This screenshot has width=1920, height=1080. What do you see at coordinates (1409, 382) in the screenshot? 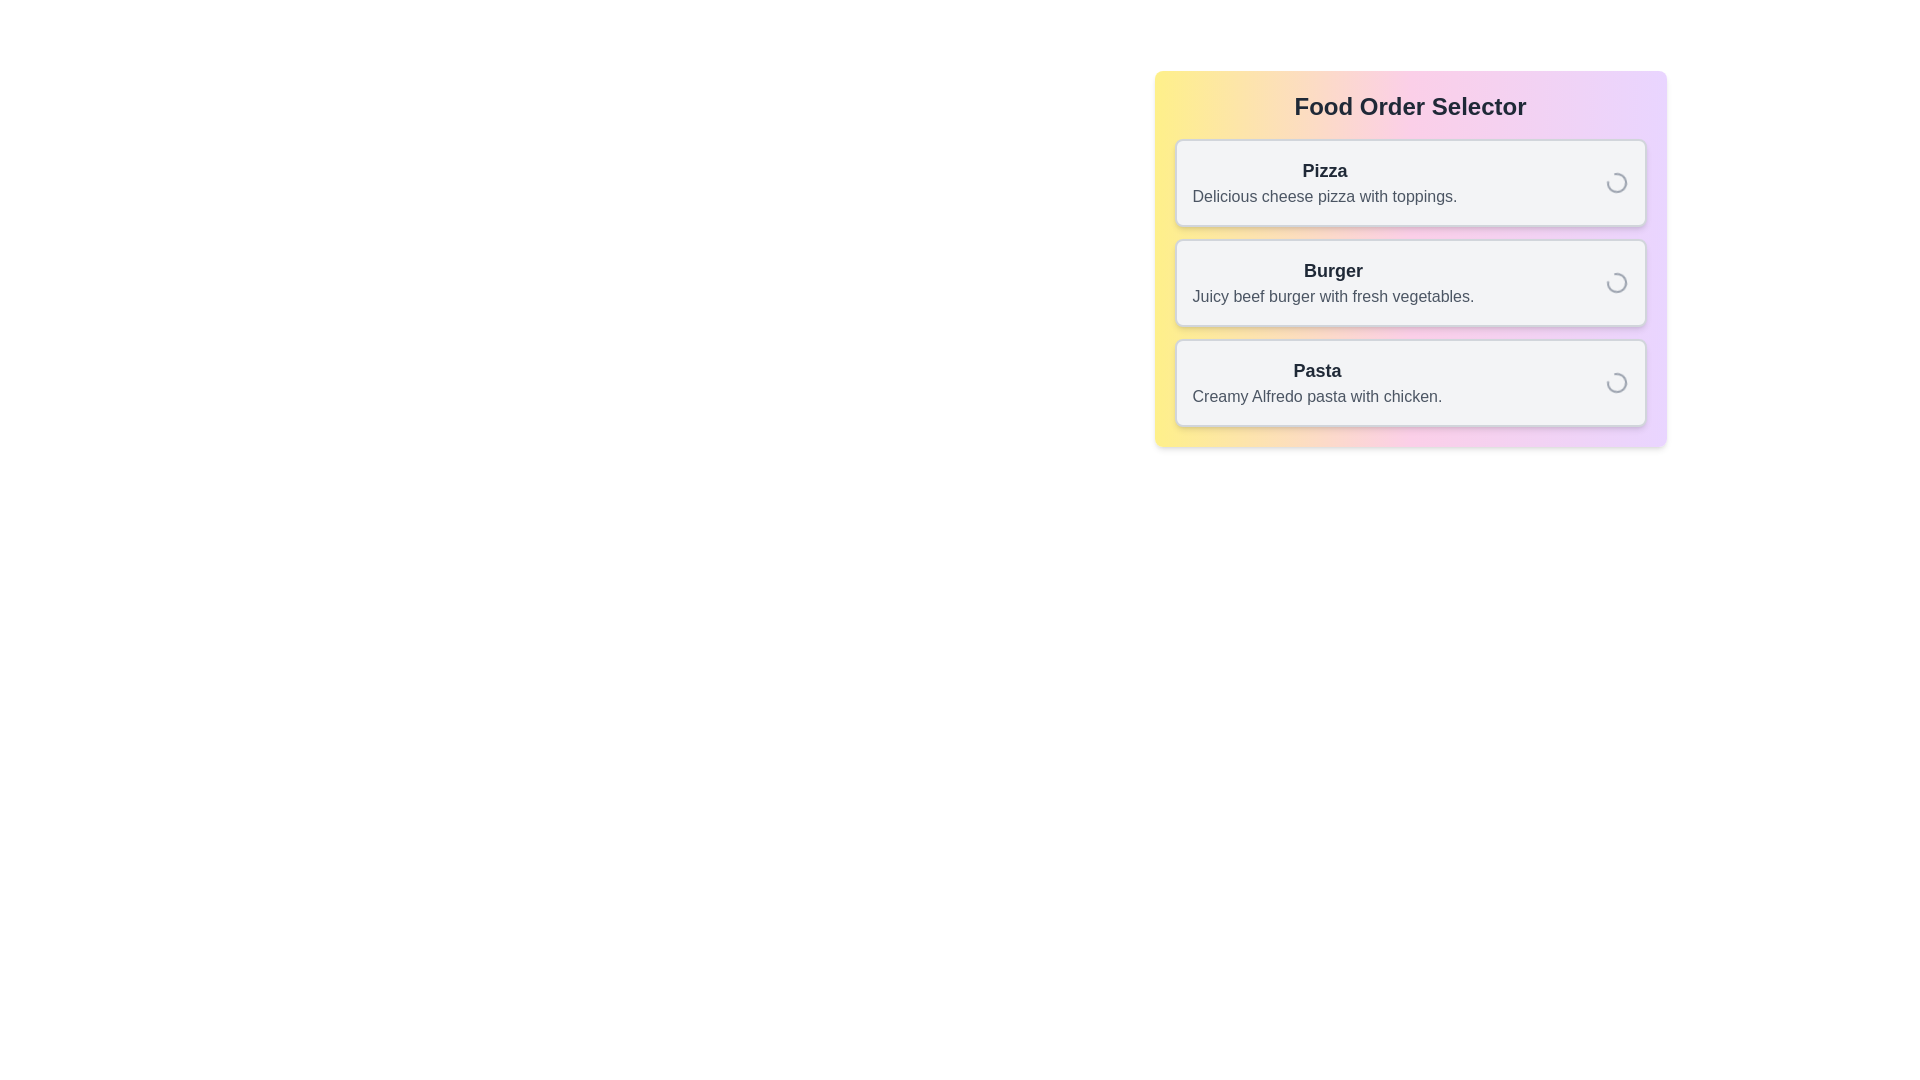
I see `the food item Pasta` at bounding box center [1409, 382].